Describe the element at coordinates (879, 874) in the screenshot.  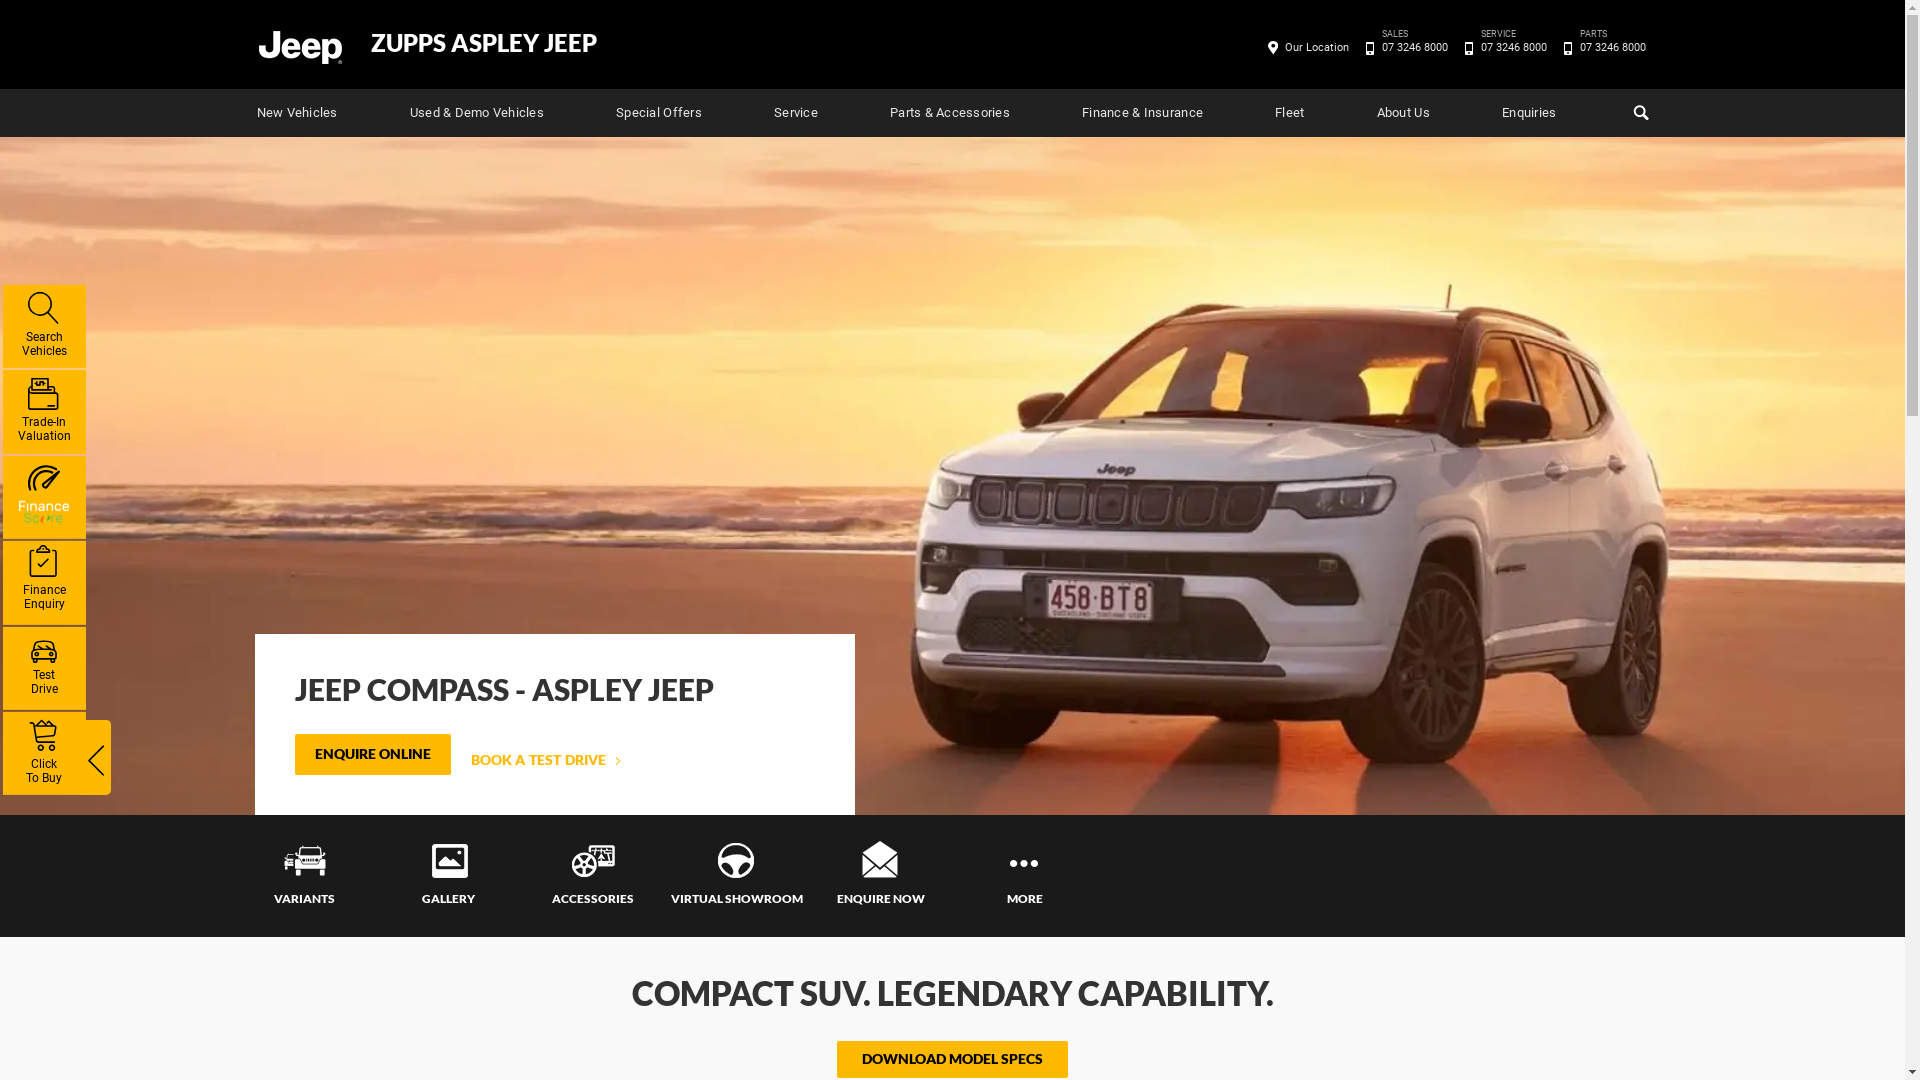
I see `'ENQUIRE NOW'` at that location.